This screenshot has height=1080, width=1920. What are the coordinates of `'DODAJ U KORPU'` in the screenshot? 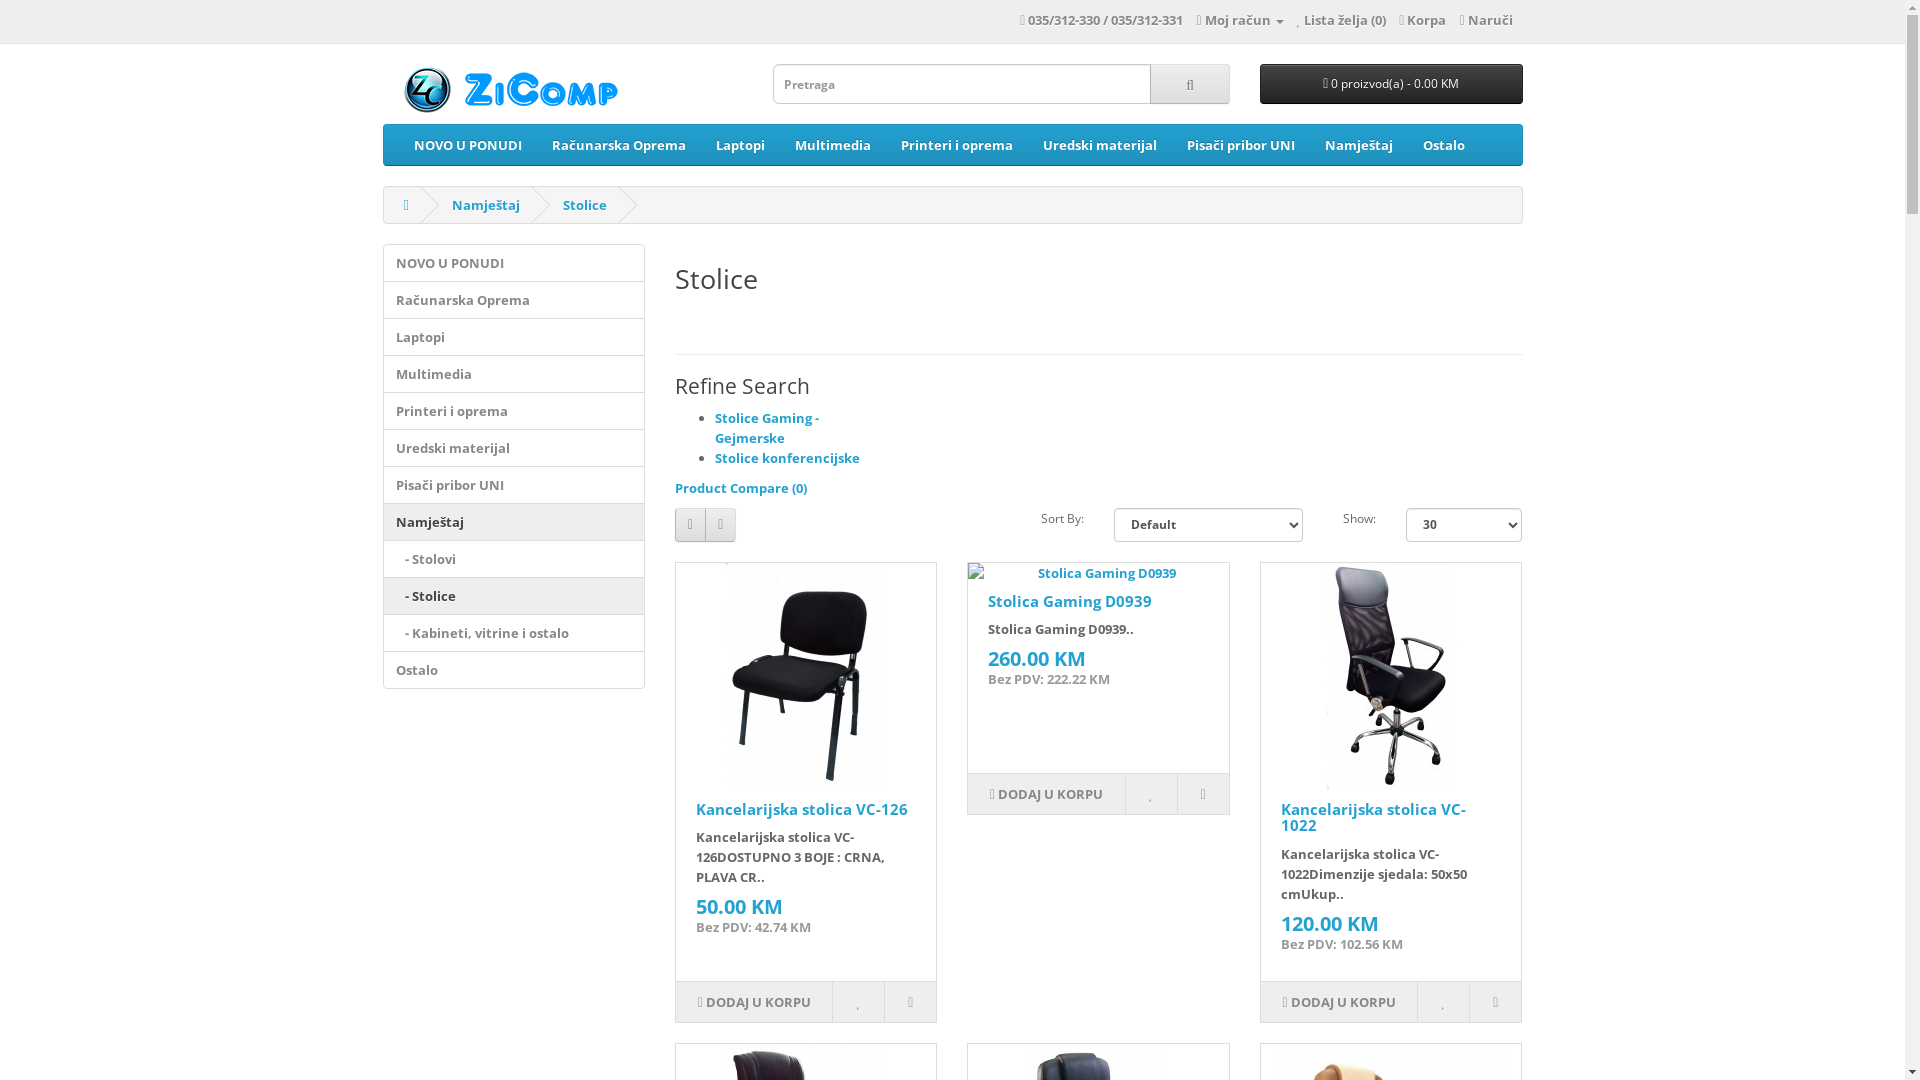 It's located at (676, 1002).